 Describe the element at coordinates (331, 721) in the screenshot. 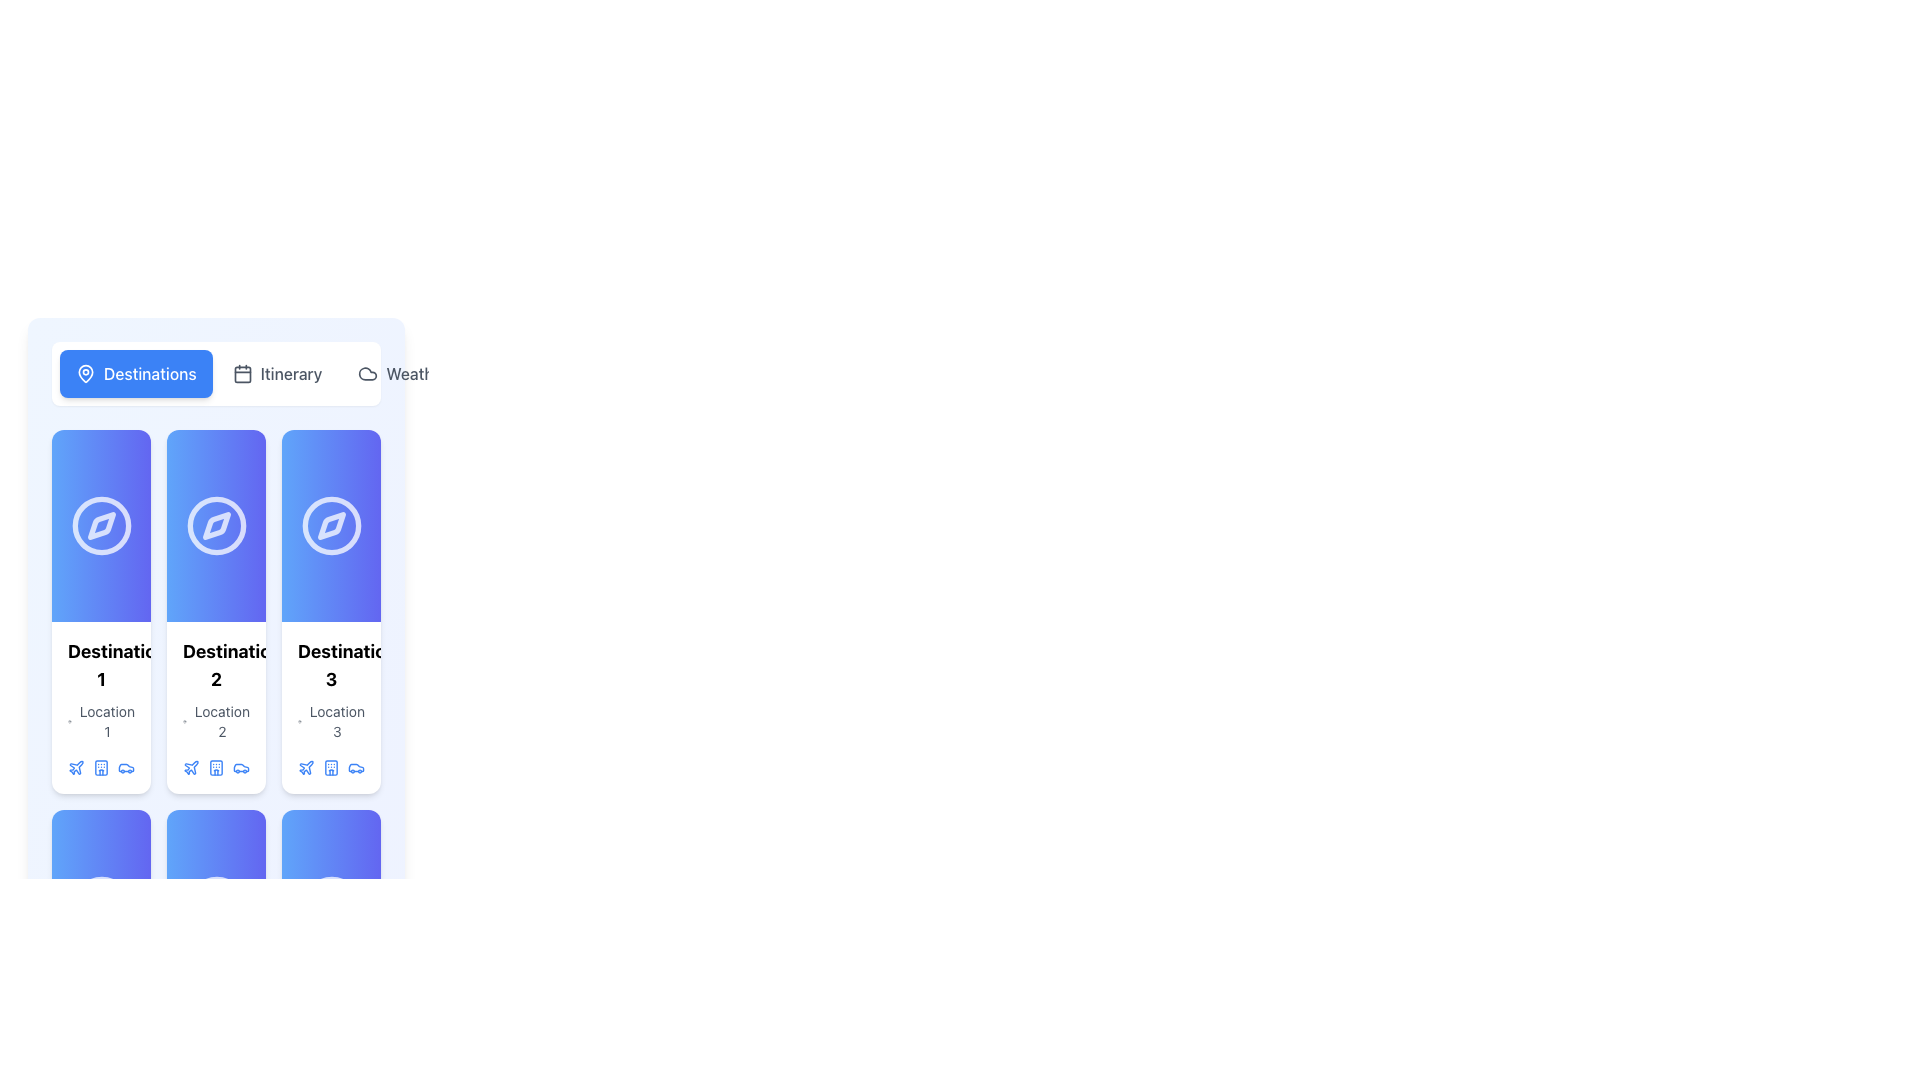

I see `the displayed content of the Text label located below the main heading of 'Destination 3' in the vertically arranged group` at that location.